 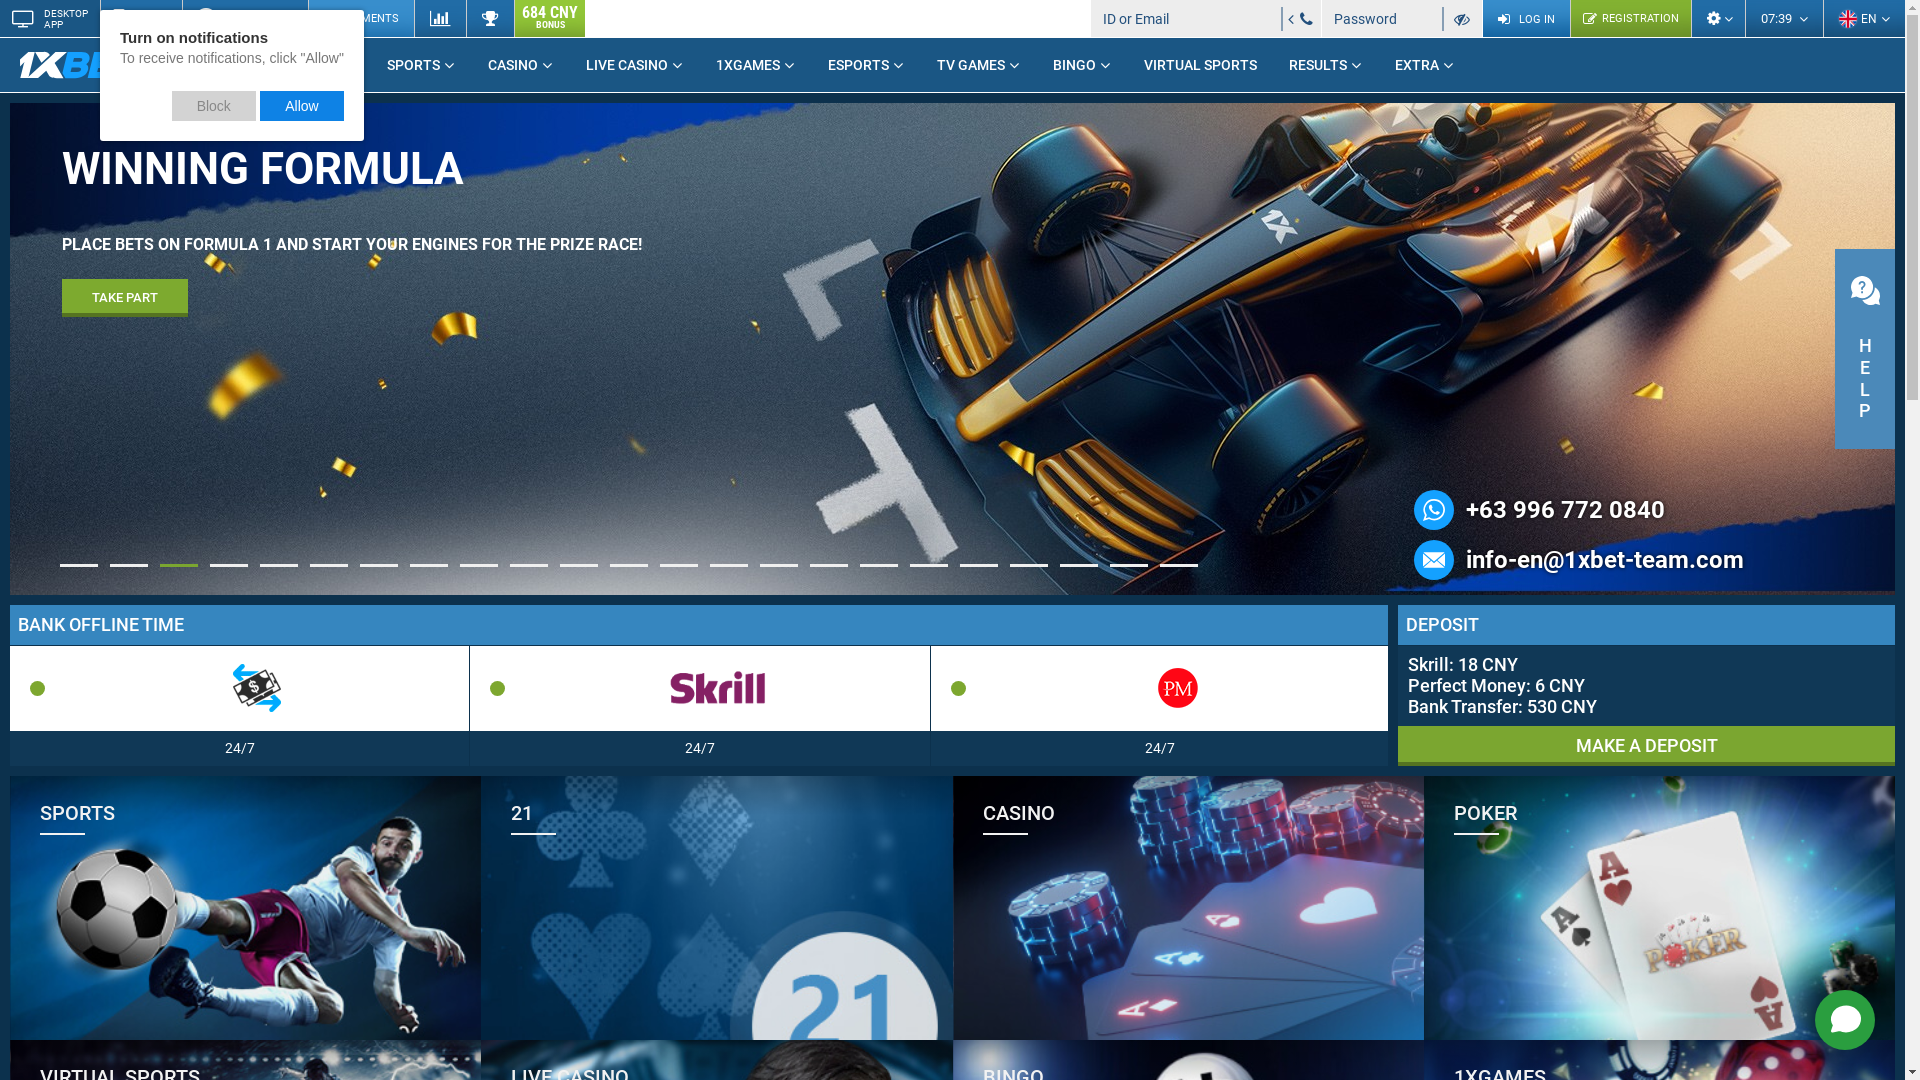 I want to click on 'Allow', so click(x=301, y=105).